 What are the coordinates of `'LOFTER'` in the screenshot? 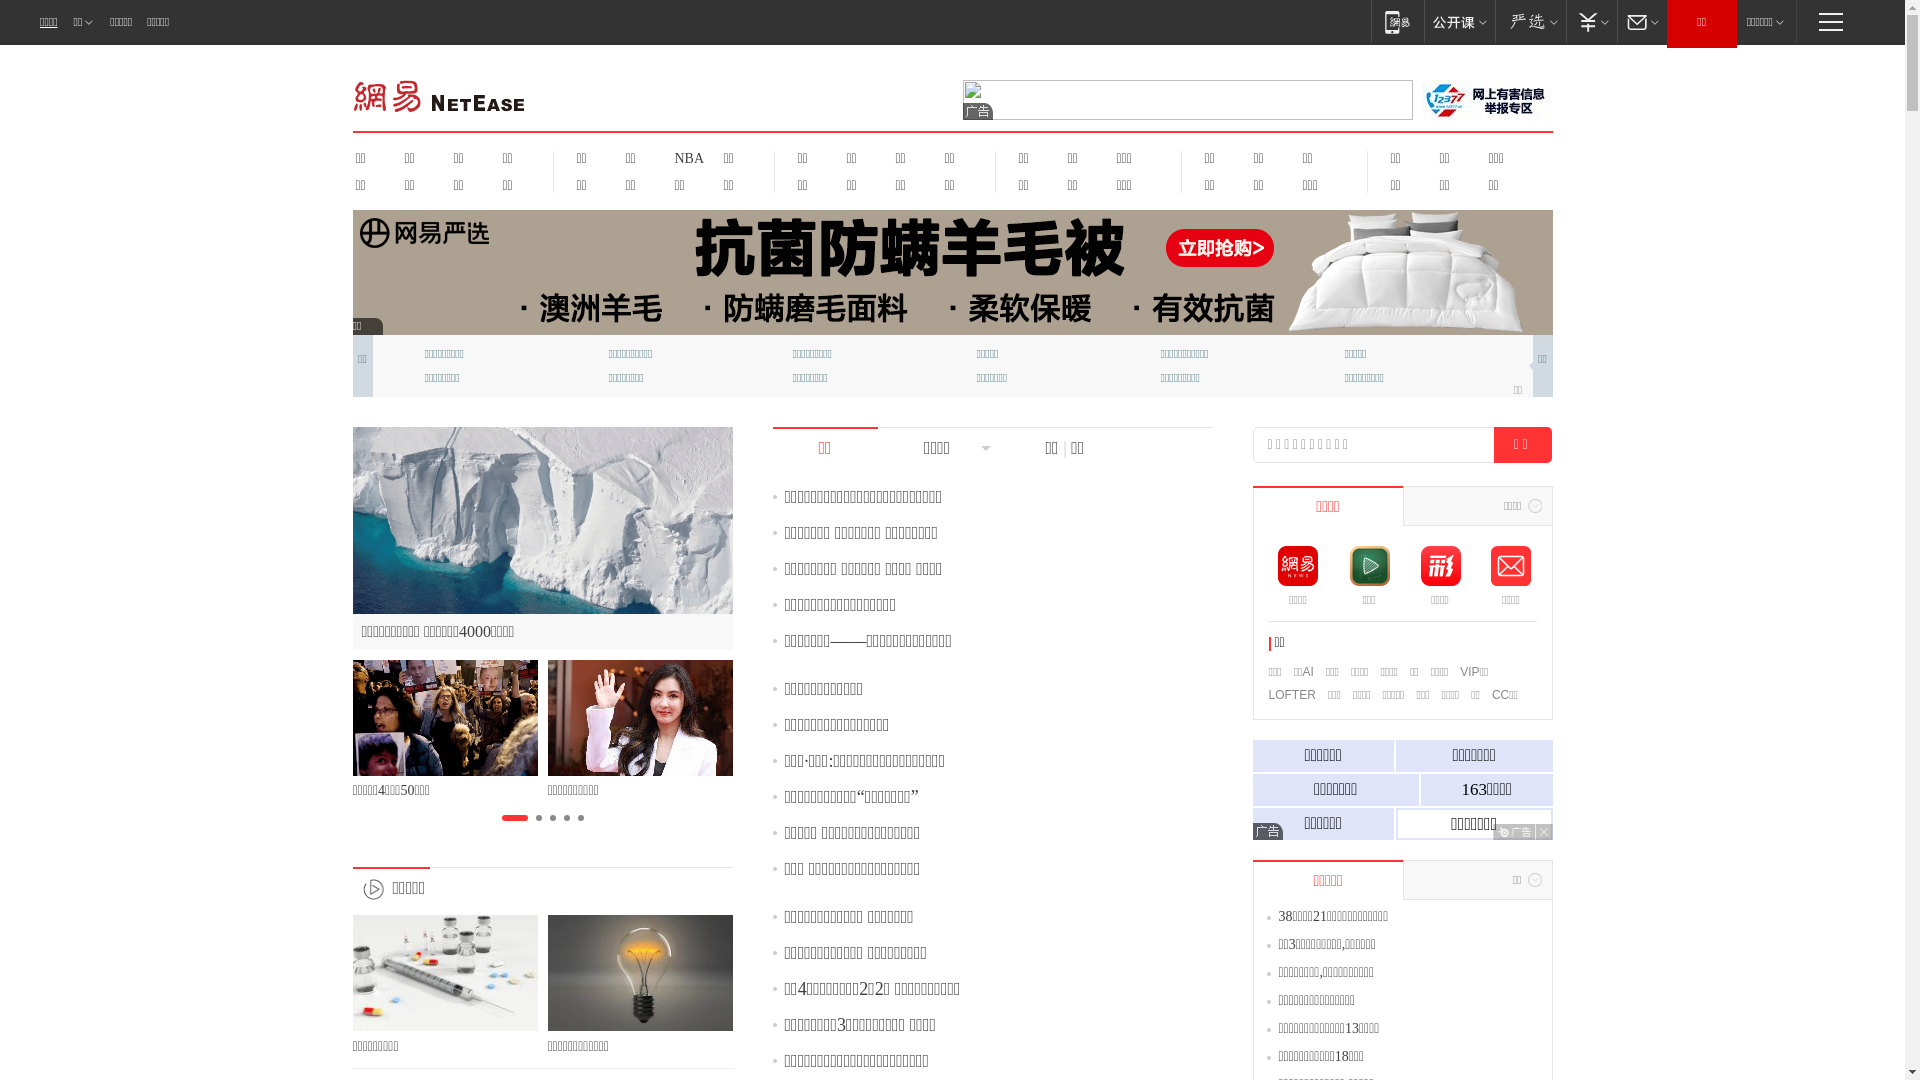 It's located at (1291, 693).